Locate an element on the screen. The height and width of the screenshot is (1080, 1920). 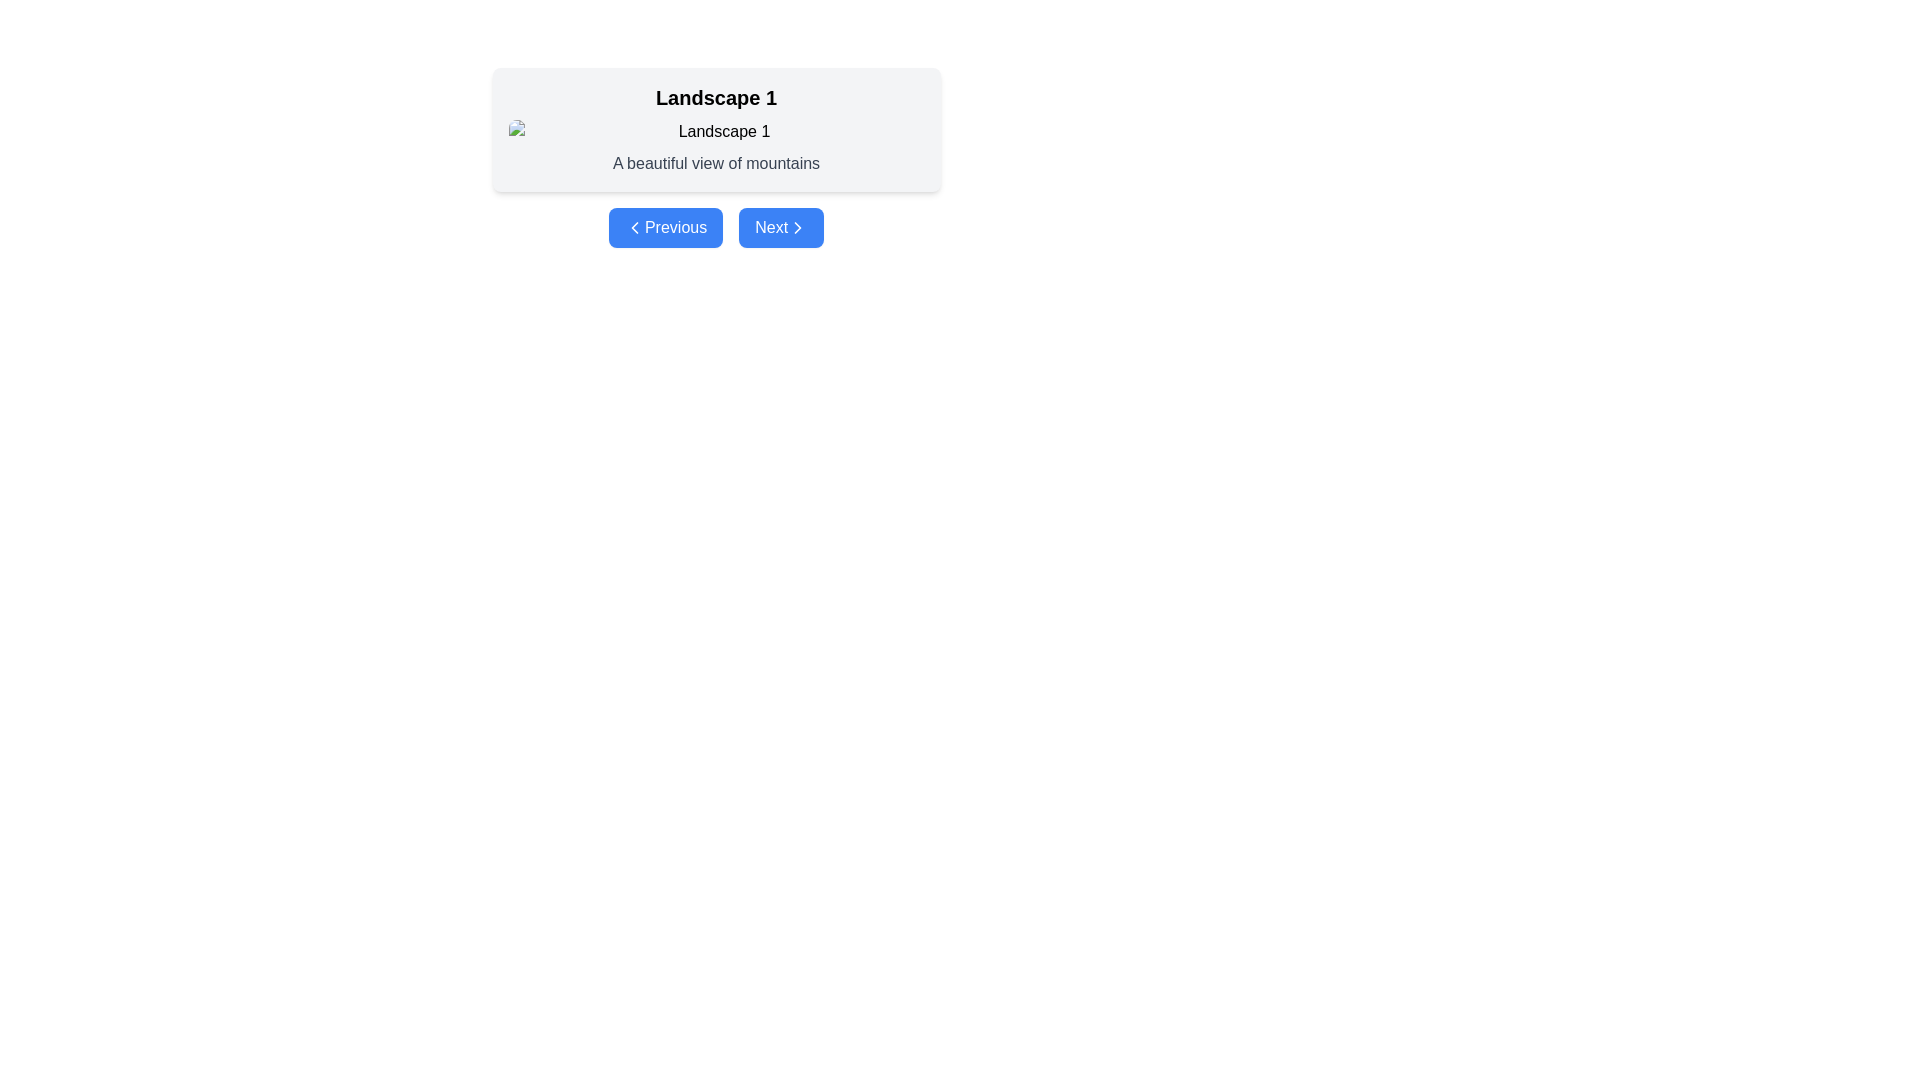
the left-pointing chevron icon which is styled with a thin stroke and rounded edges, located within the blue rectangular button next to the 'Previous' button is located at coordinates (633, 226).